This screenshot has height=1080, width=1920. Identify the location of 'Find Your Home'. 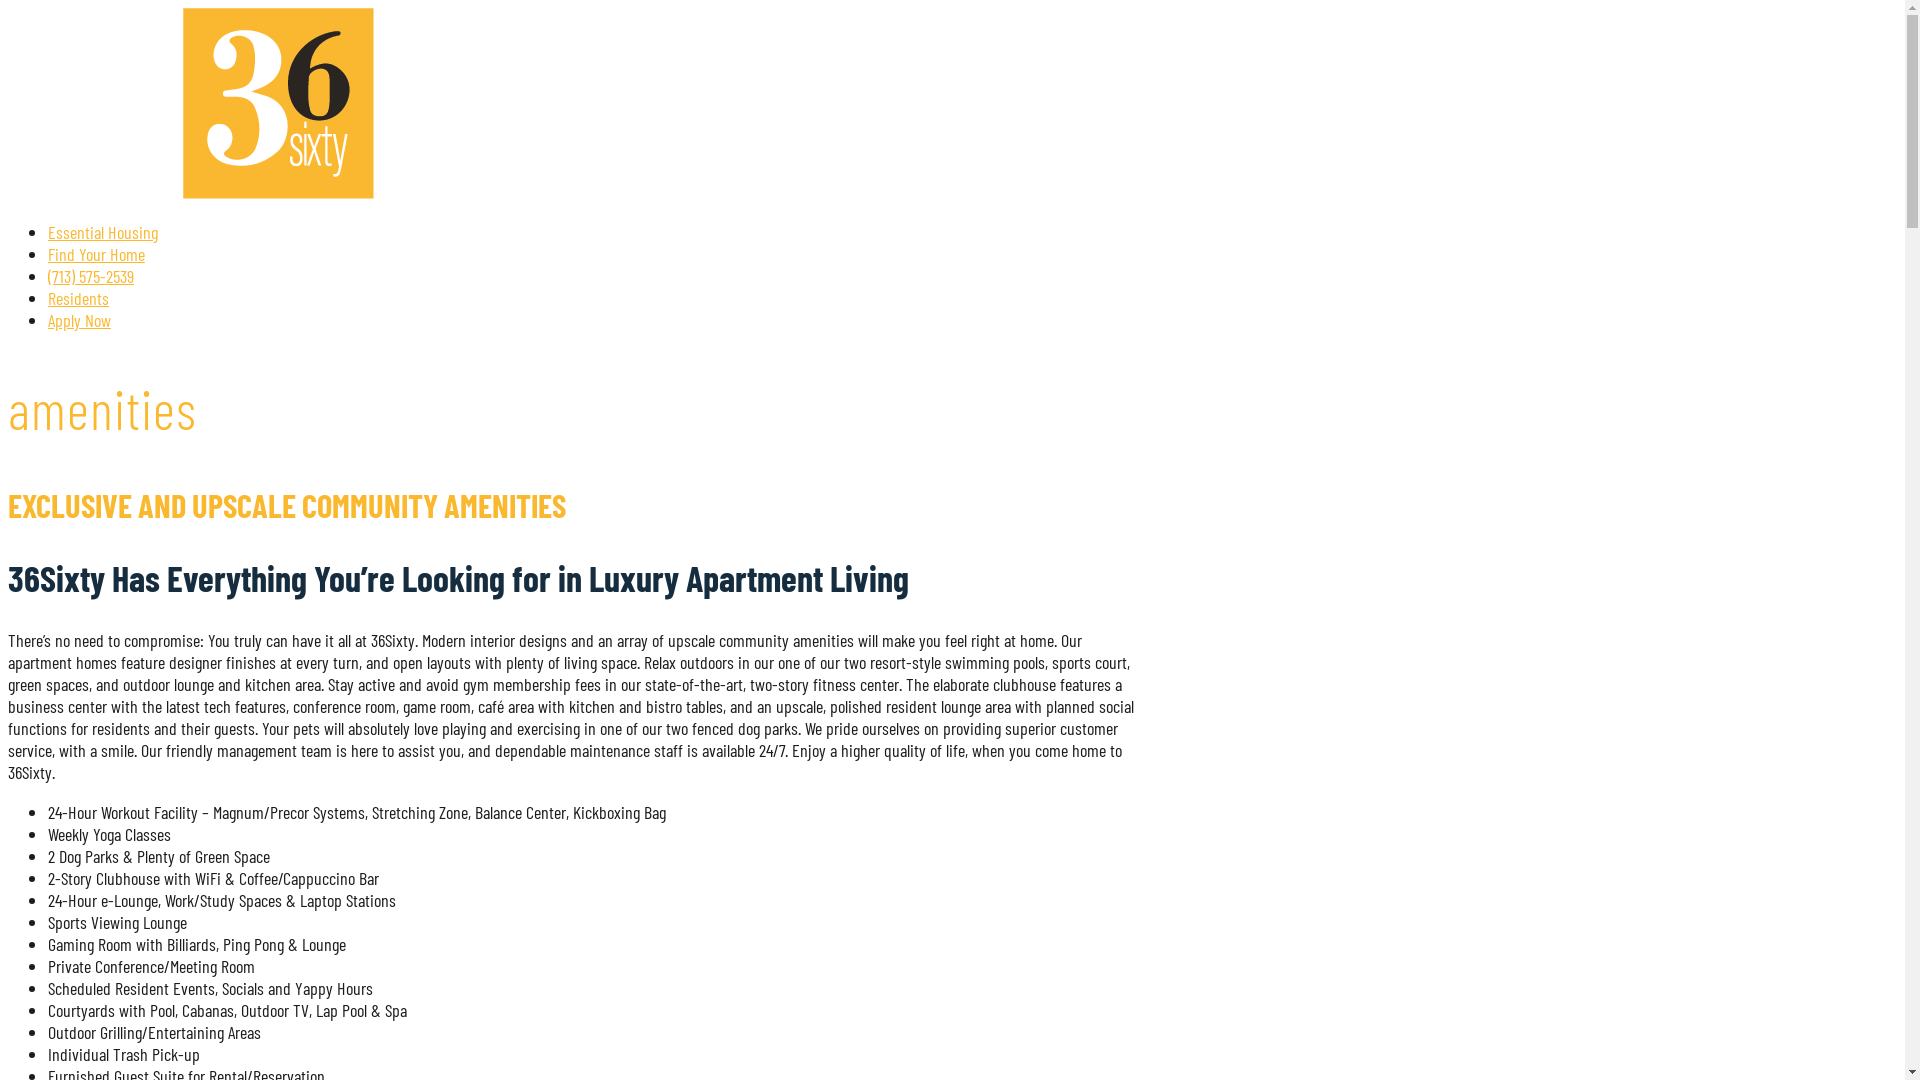
(95, 253).